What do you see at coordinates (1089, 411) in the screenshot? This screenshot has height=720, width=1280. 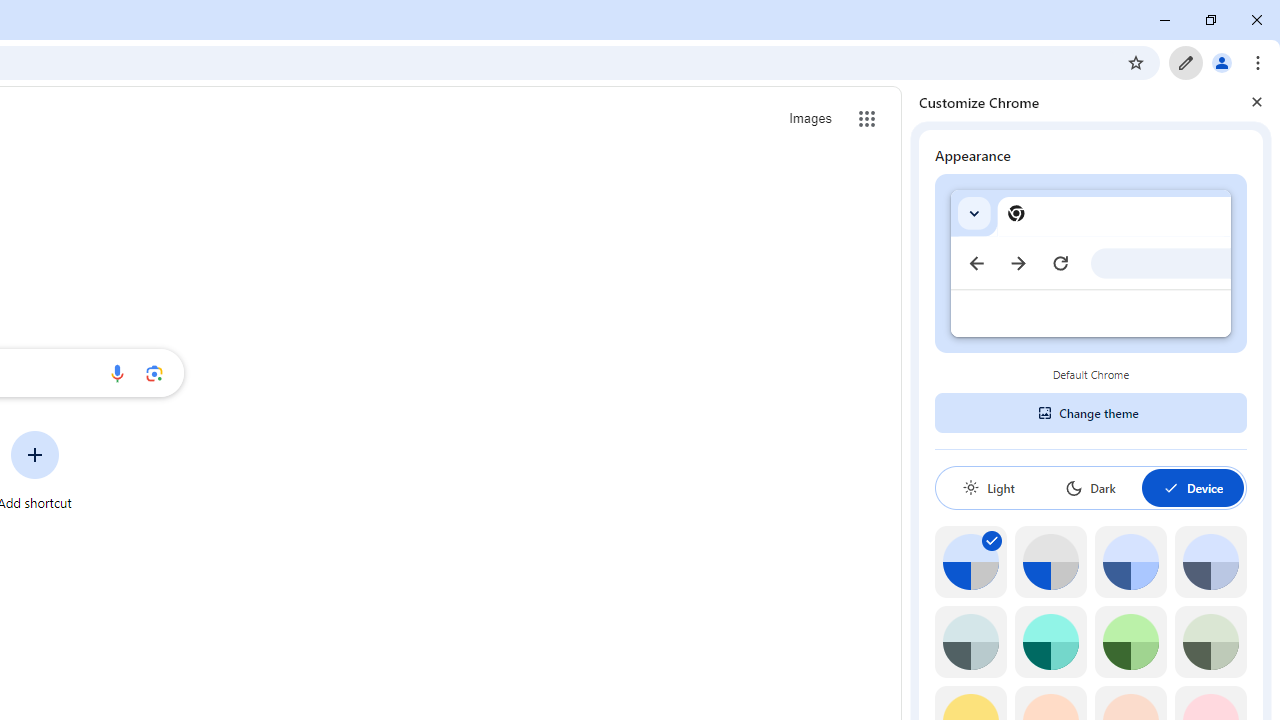 I see `'Change theme'` at bounding box center [1089, 411].